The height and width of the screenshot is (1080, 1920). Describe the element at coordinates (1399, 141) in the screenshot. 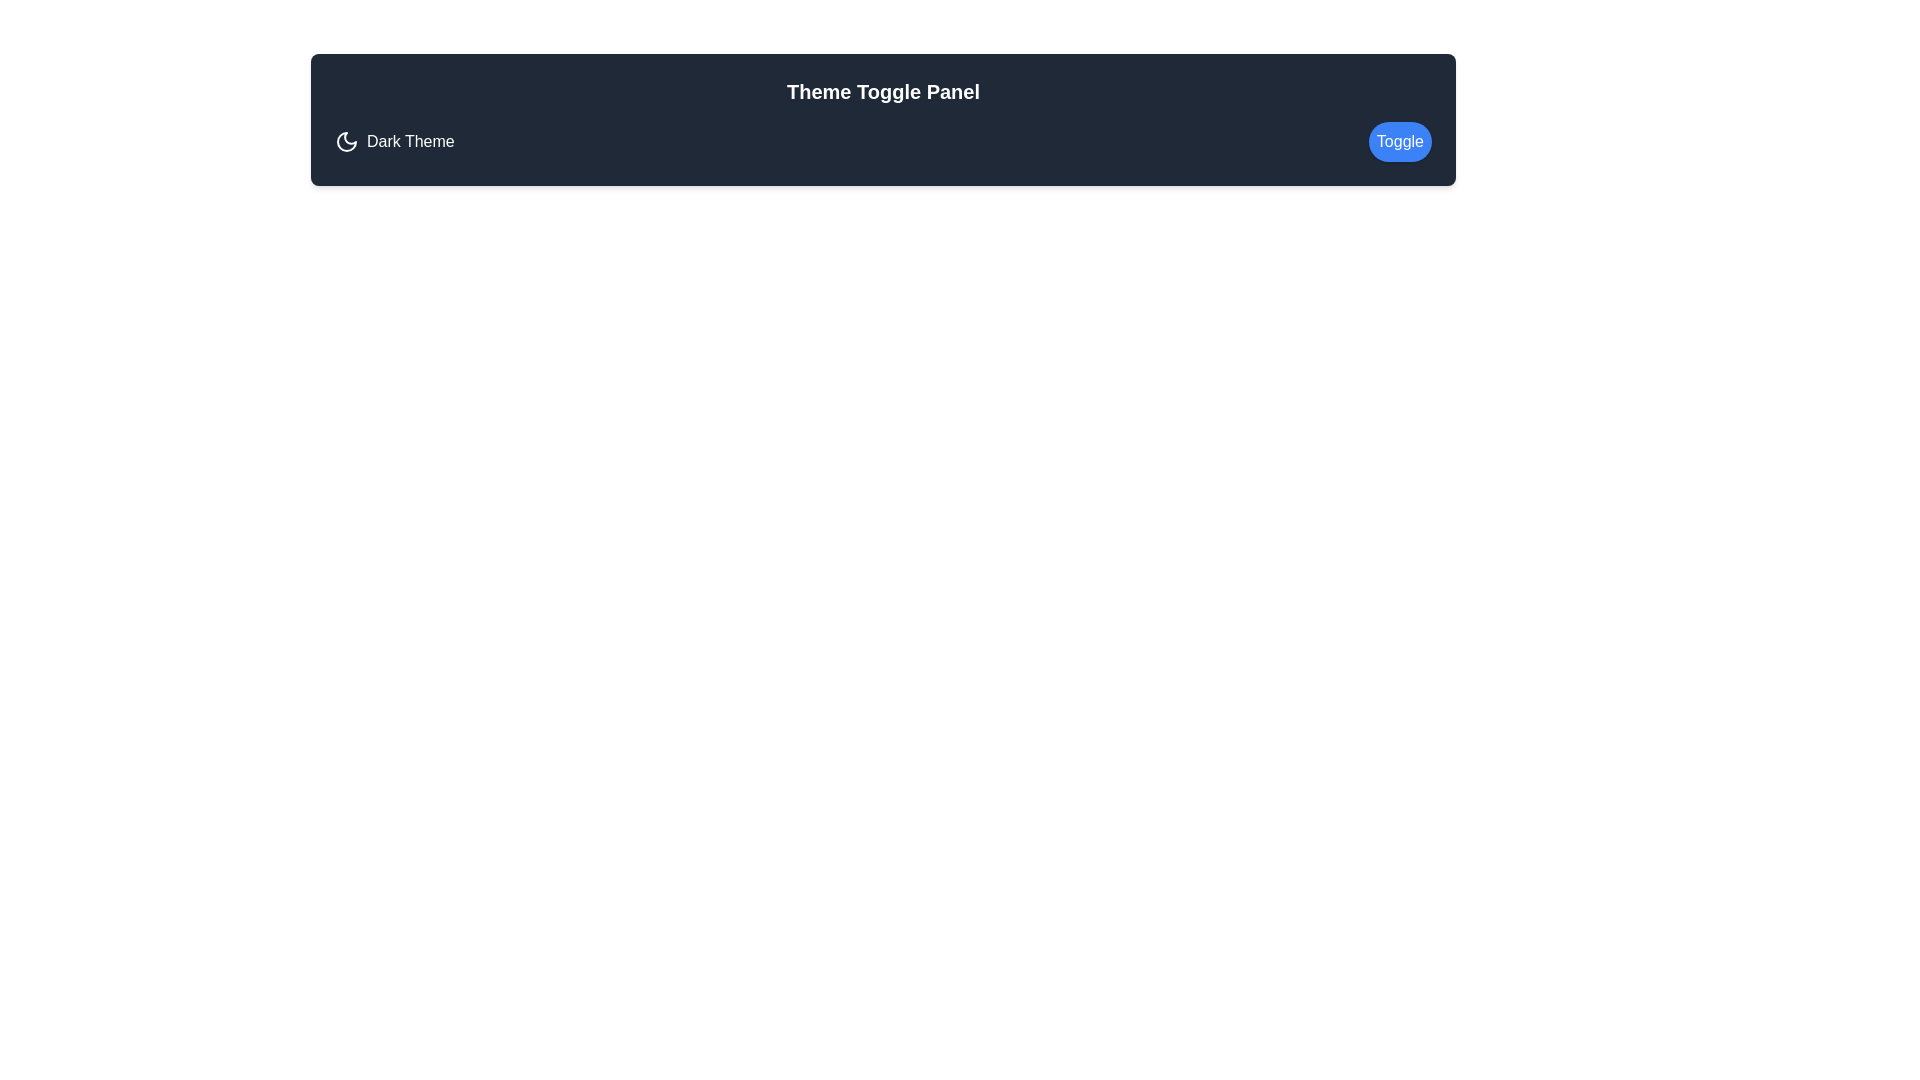

I see `the 'Toggle' button to switch the theme` at that location.